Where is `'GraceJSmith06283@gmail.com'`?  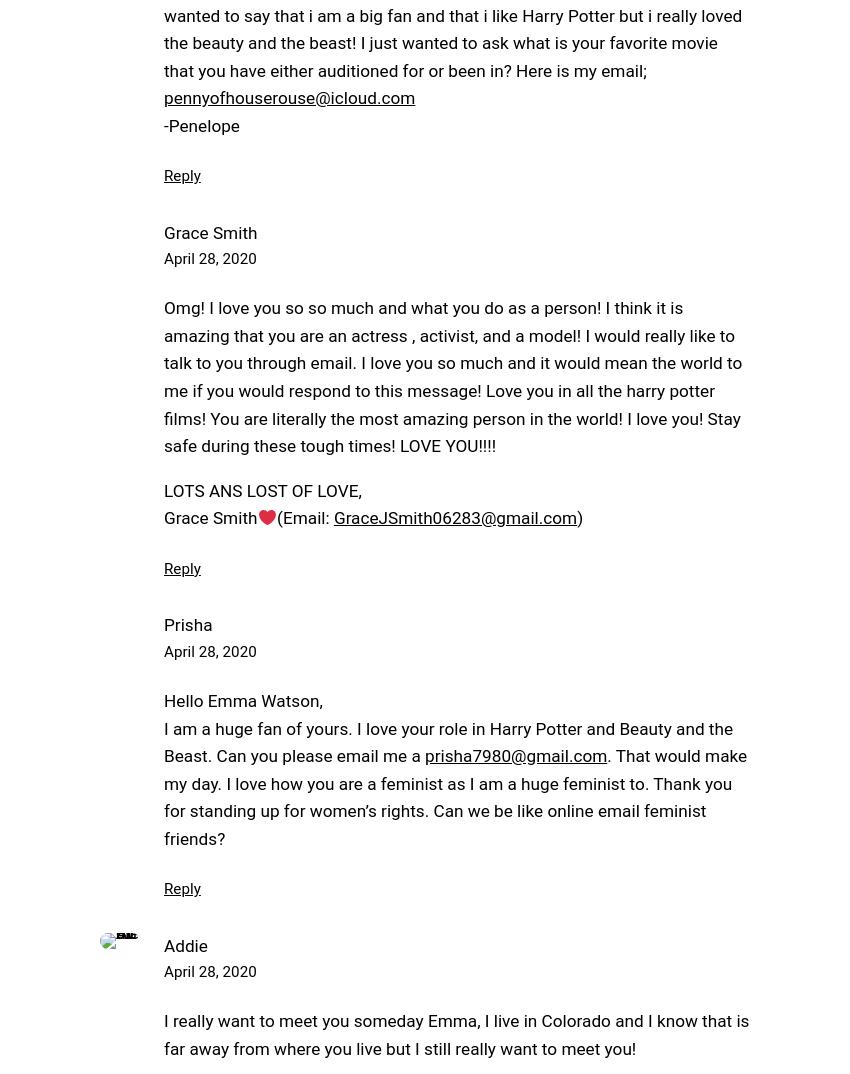 'GraceJSmith06283@gmail.com' is located at coordinates (454, 517).